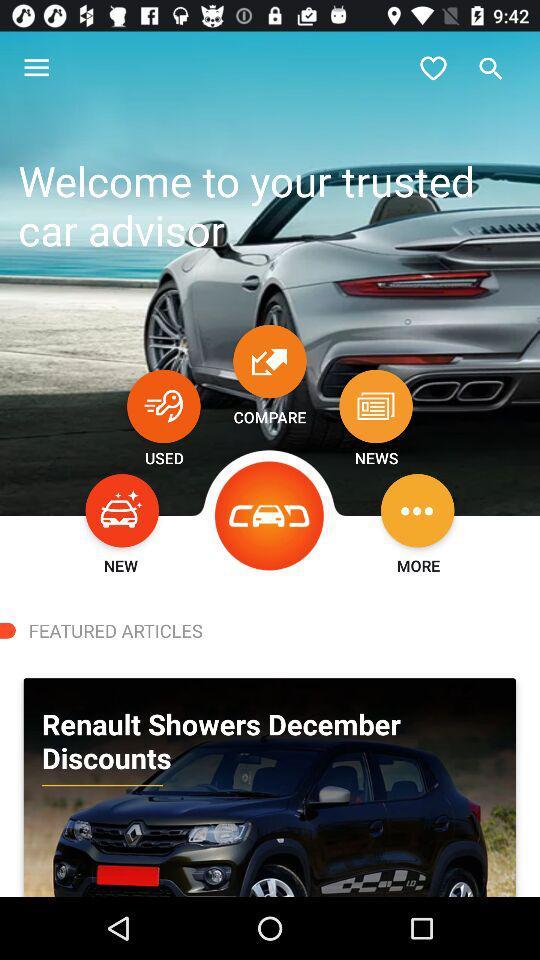 Image resolution: width=540 pixels, height=960 pixels. I want to click on search, so click(490, 68).